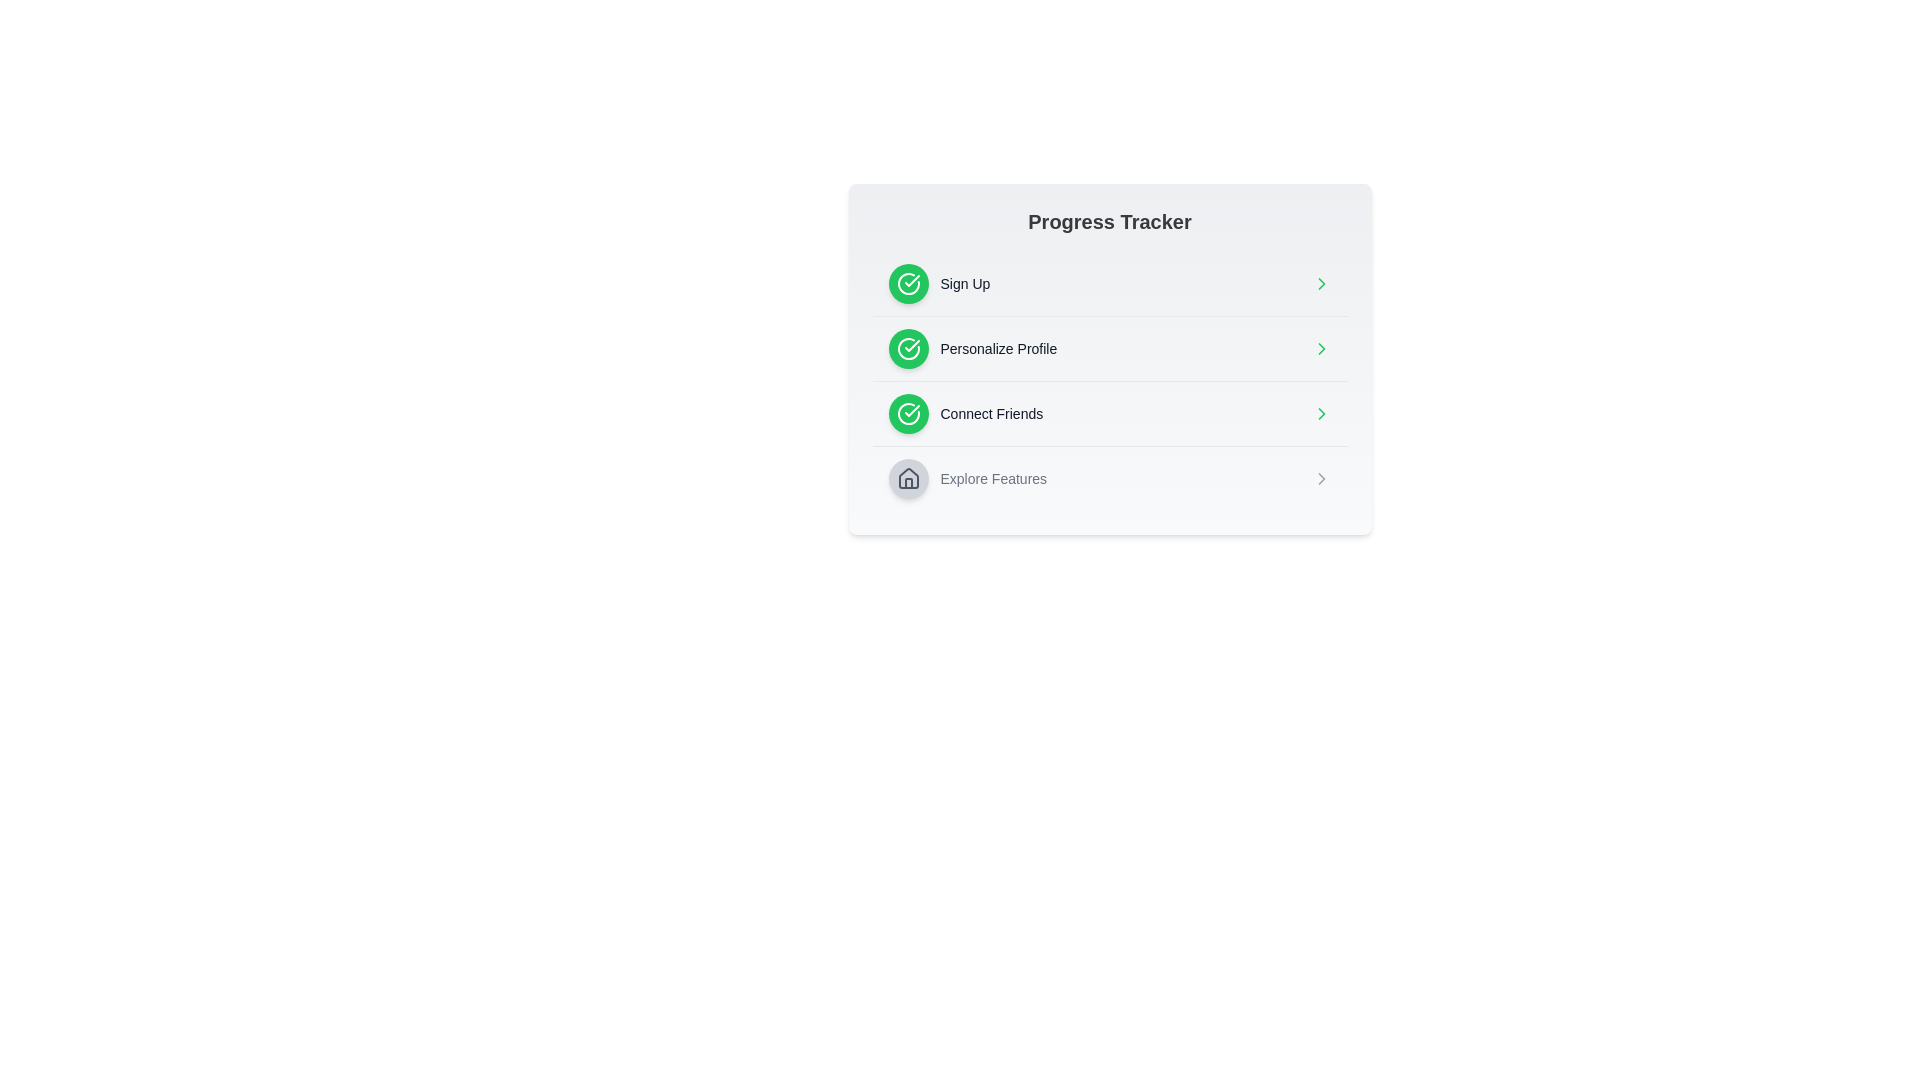  I want to click on the arrow icon located at the far right end of the 'Personalize Profile' row in the progress tracker interface, so click(1321, 347).